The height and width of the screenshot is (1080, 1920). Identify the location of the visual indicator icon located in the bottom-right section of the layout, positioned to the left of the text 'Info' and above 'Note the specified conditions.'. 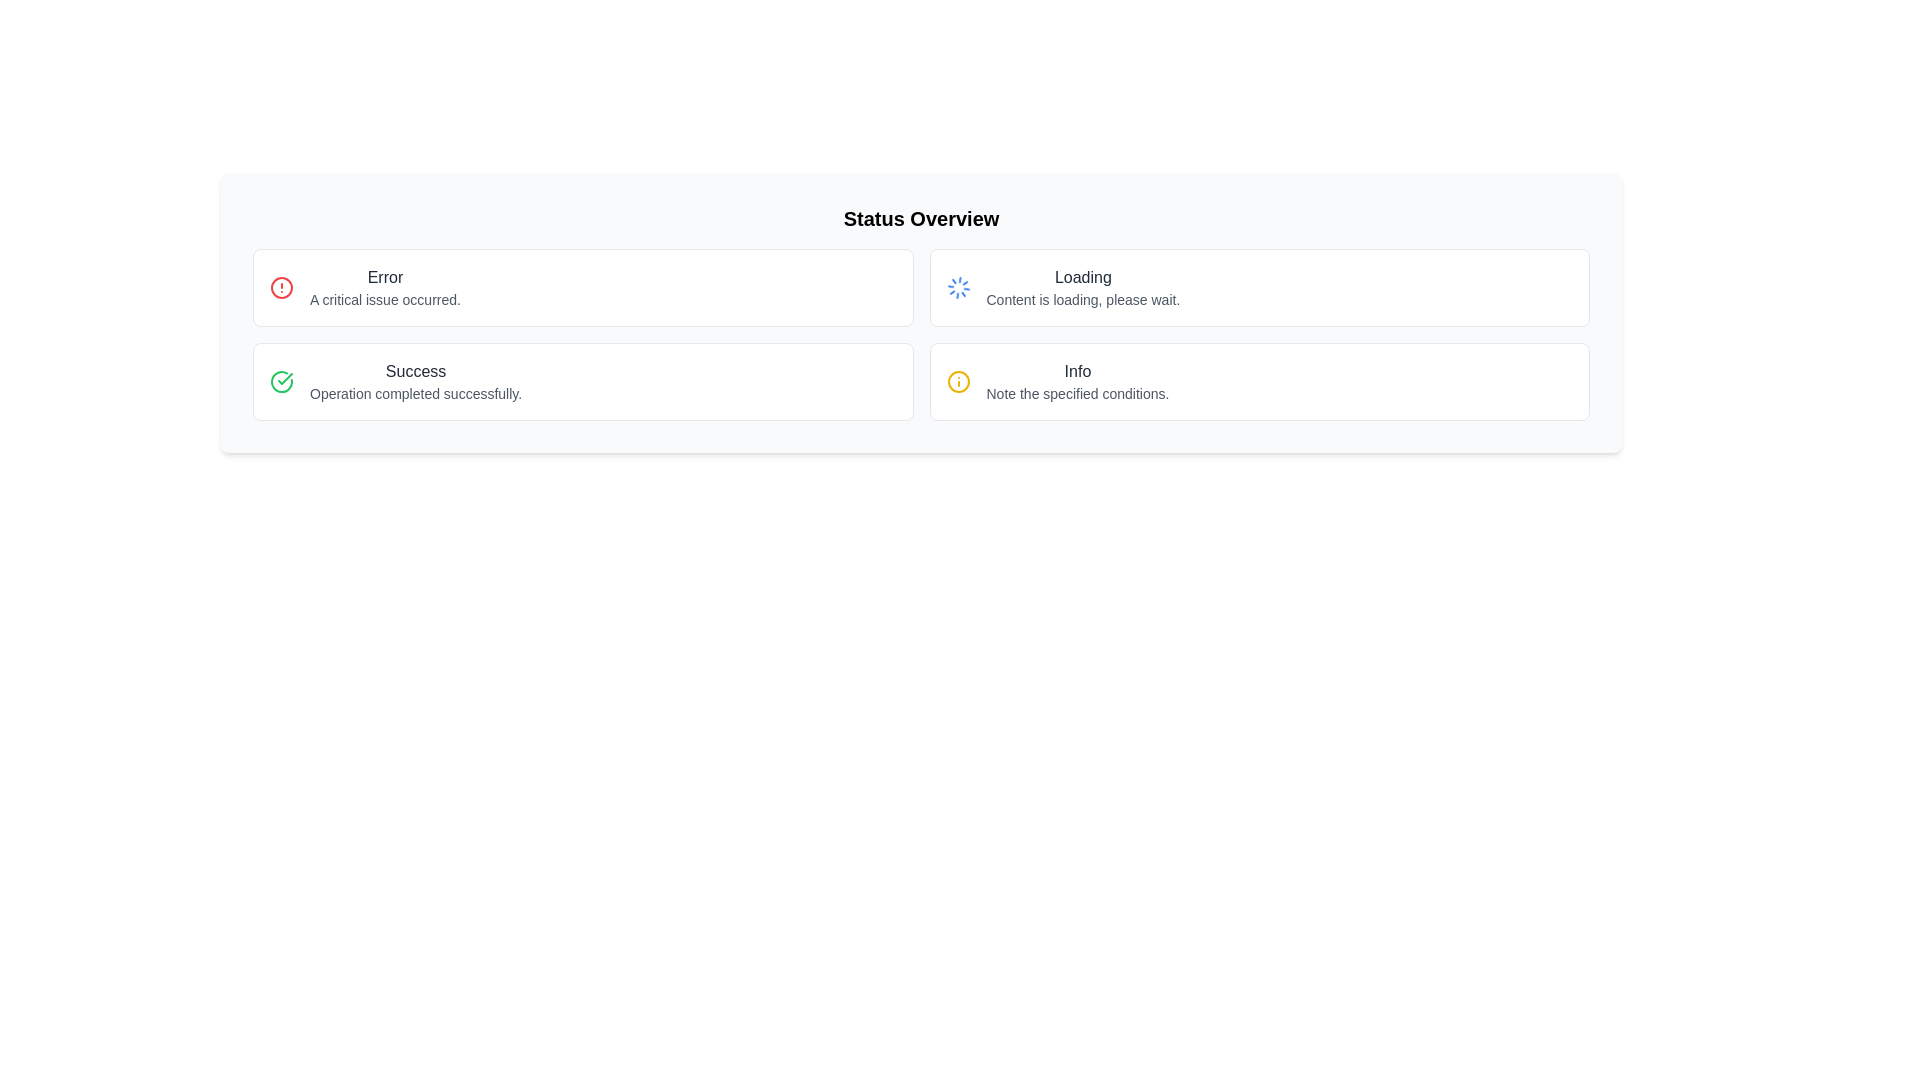
(957, 381).